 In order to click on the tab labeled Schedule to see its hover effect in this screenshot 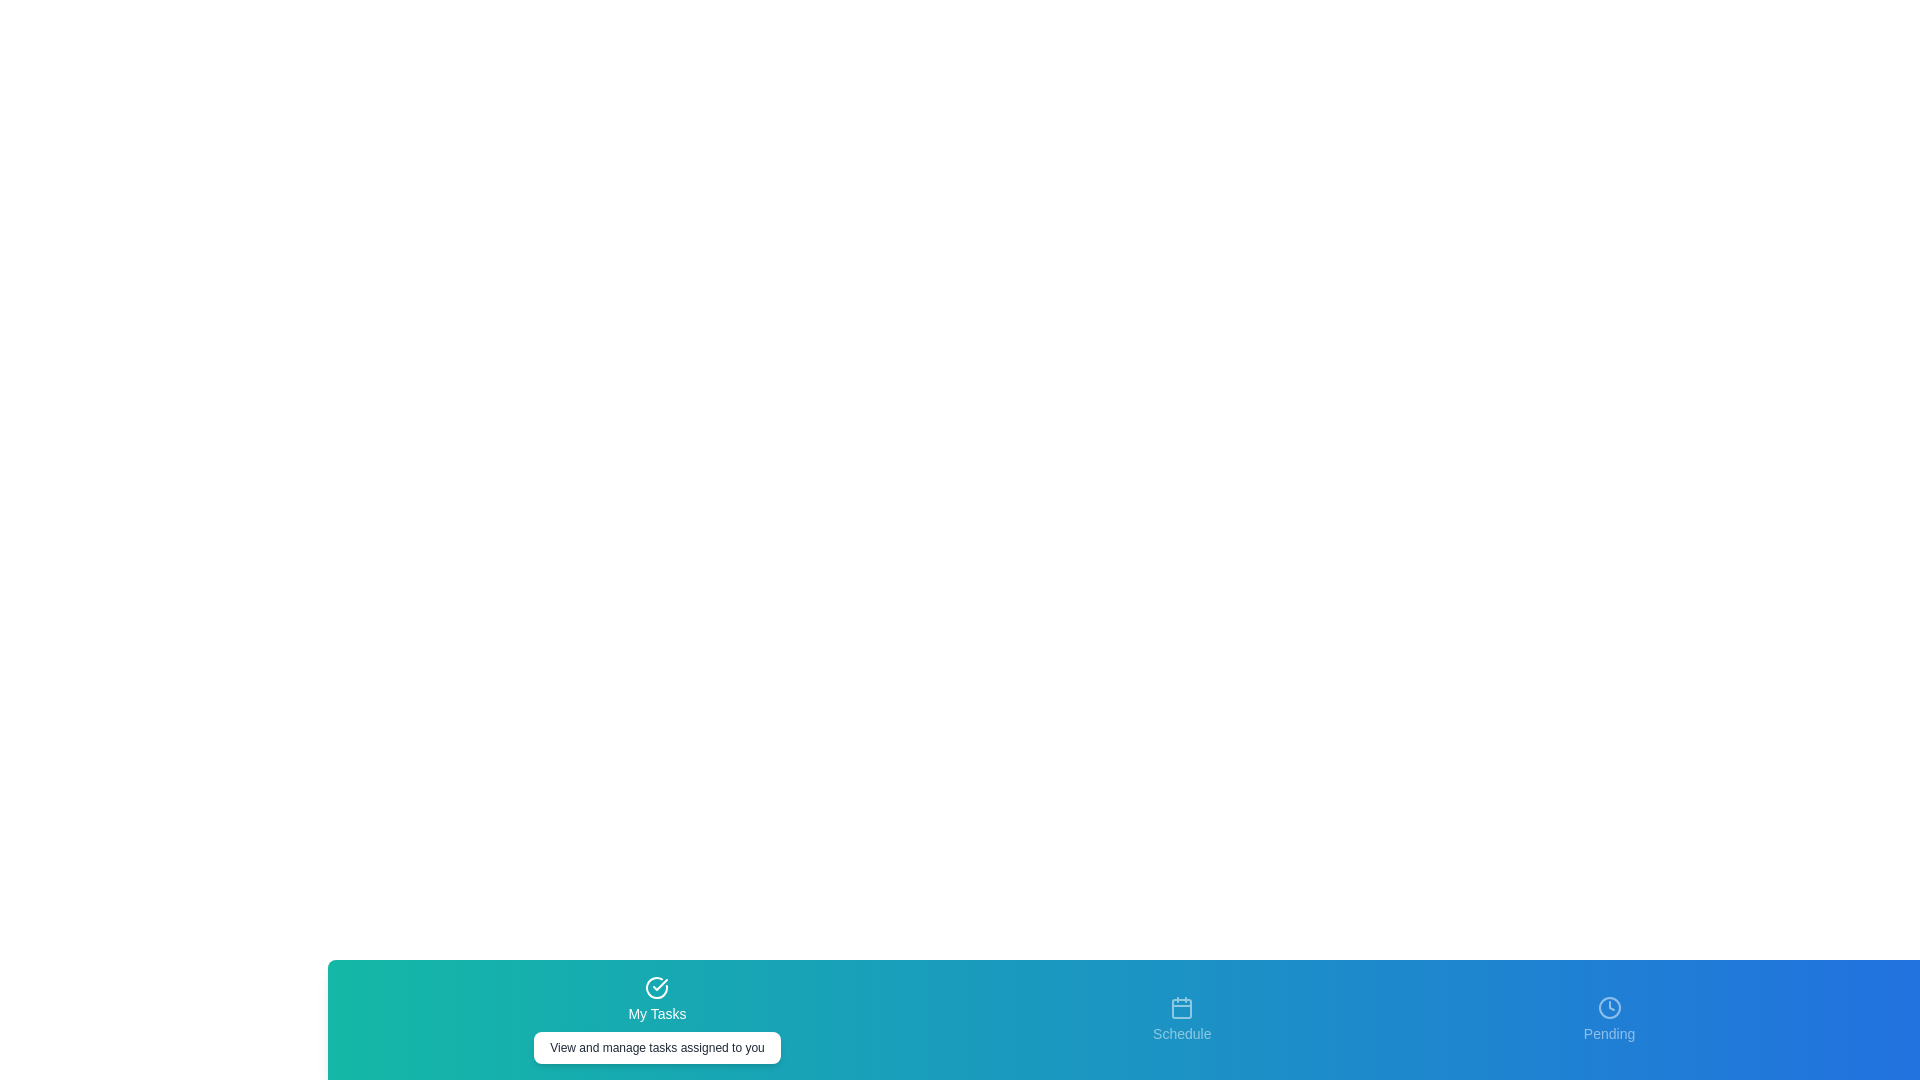, I will do `click(1181, 1019)`.